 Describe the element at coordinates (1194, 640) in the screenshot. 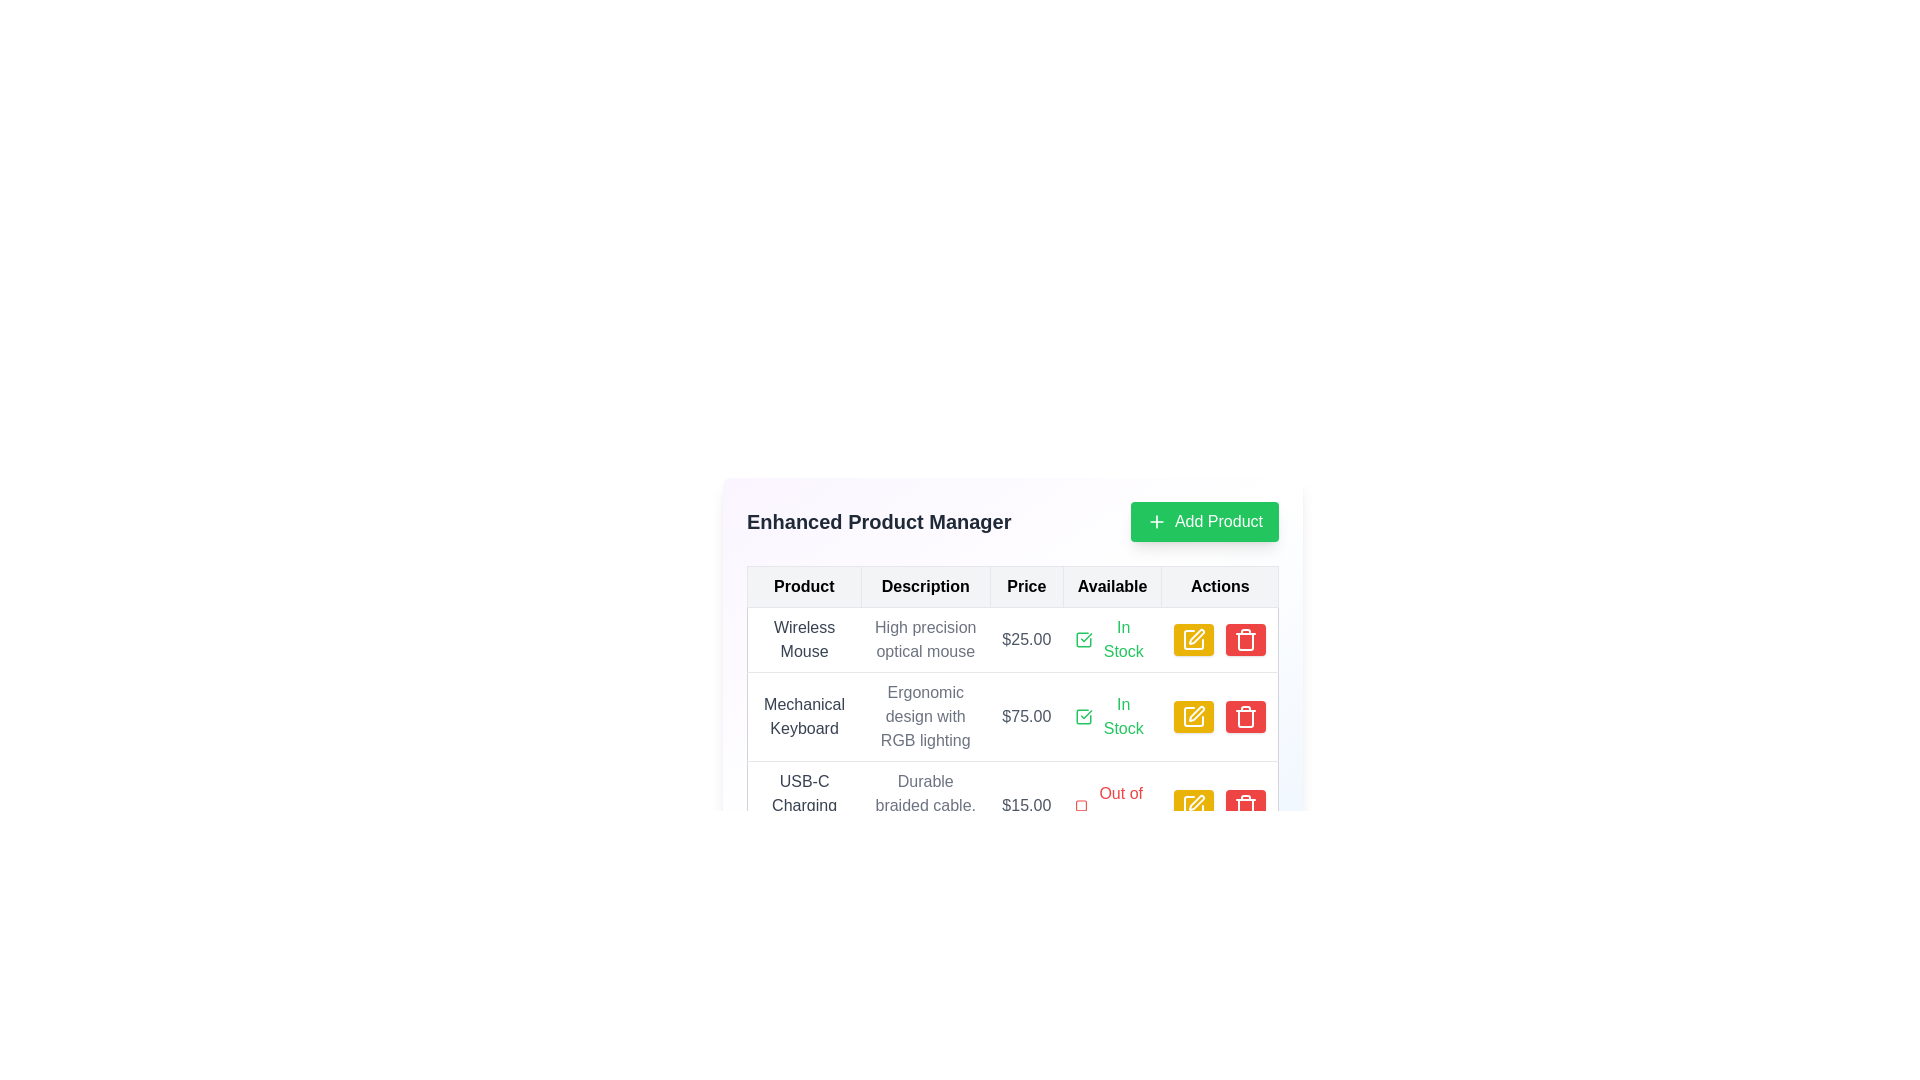

I see `the yellow button with white text and a pencil icon in the 'Actions' column of the first row` at that location.